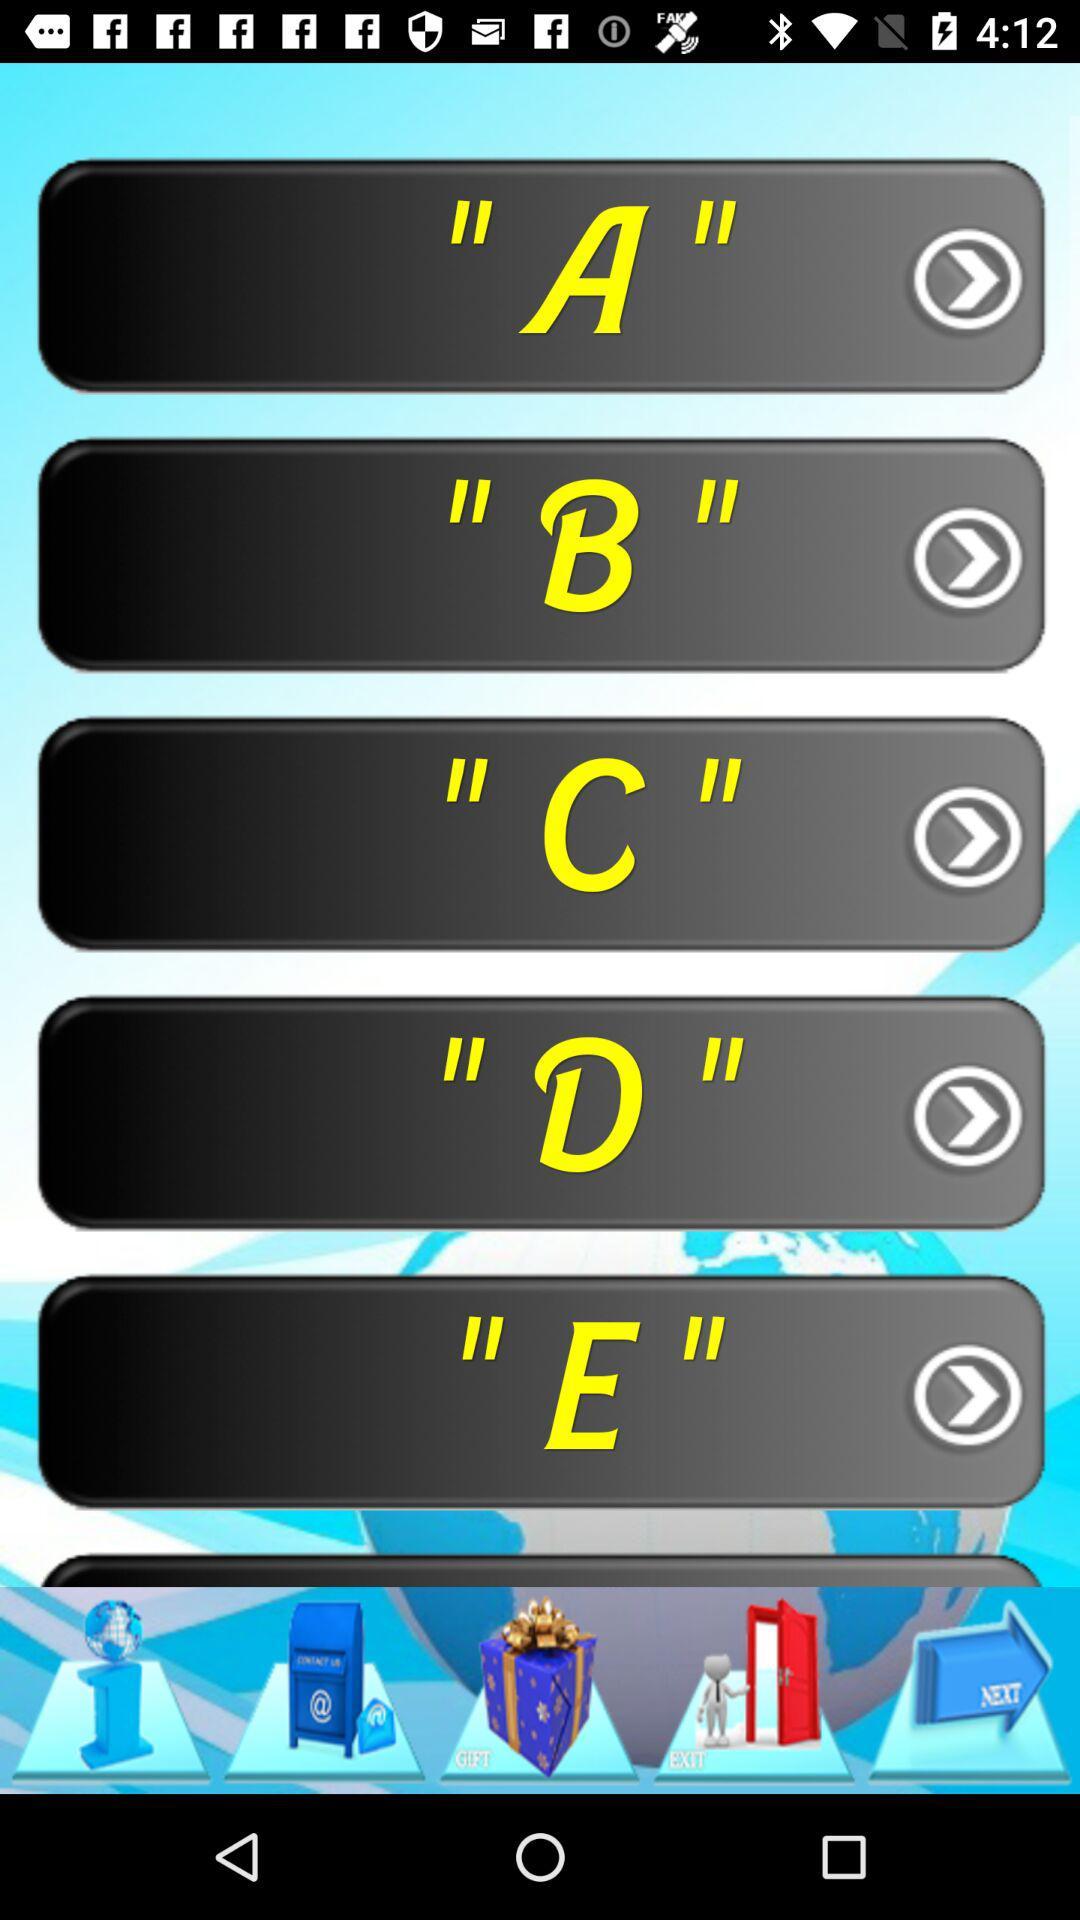  I want to click on the button below the   " b " button, so click(540, 832).